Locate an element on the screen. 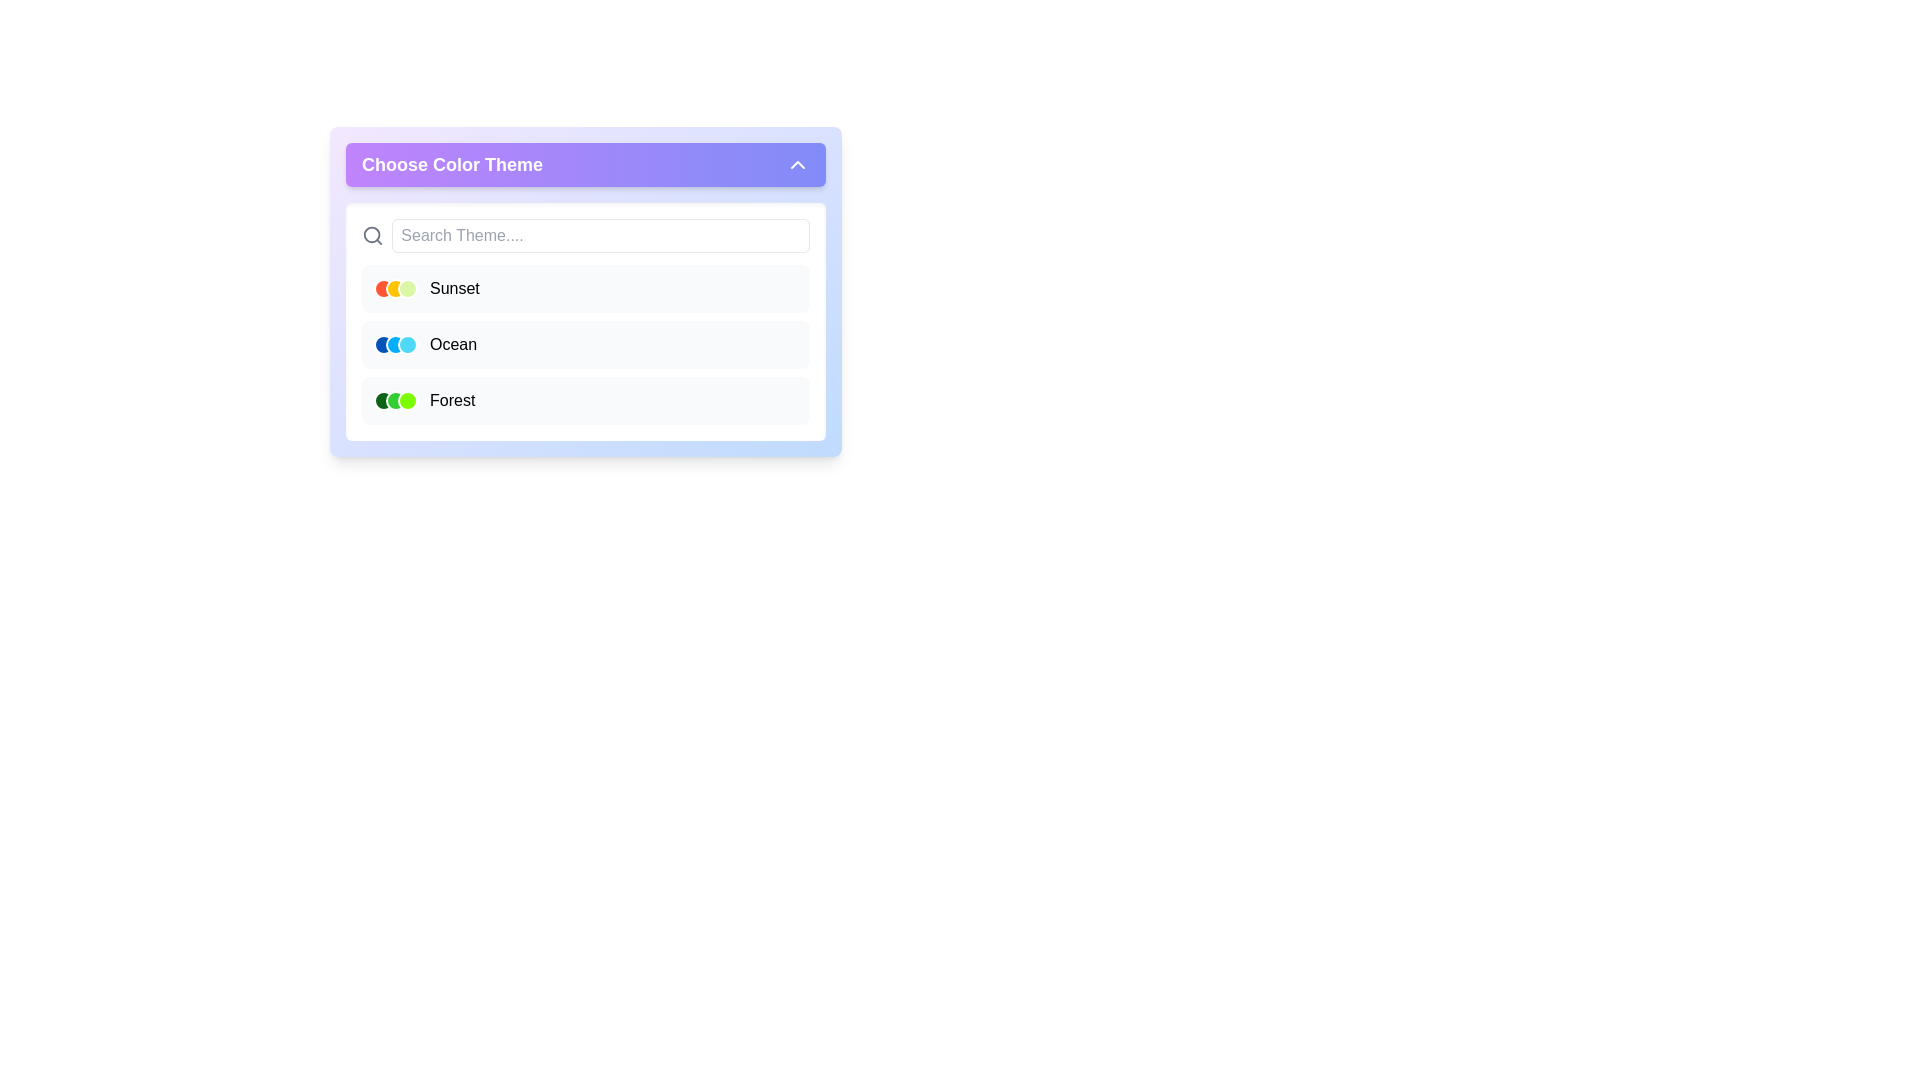 The image size is (1920, 1080). the third item in the dropdown menu labeled 'Forest', which features three circular color indicators on the left and changes background color when hovered is located at coordinates (584, 401).